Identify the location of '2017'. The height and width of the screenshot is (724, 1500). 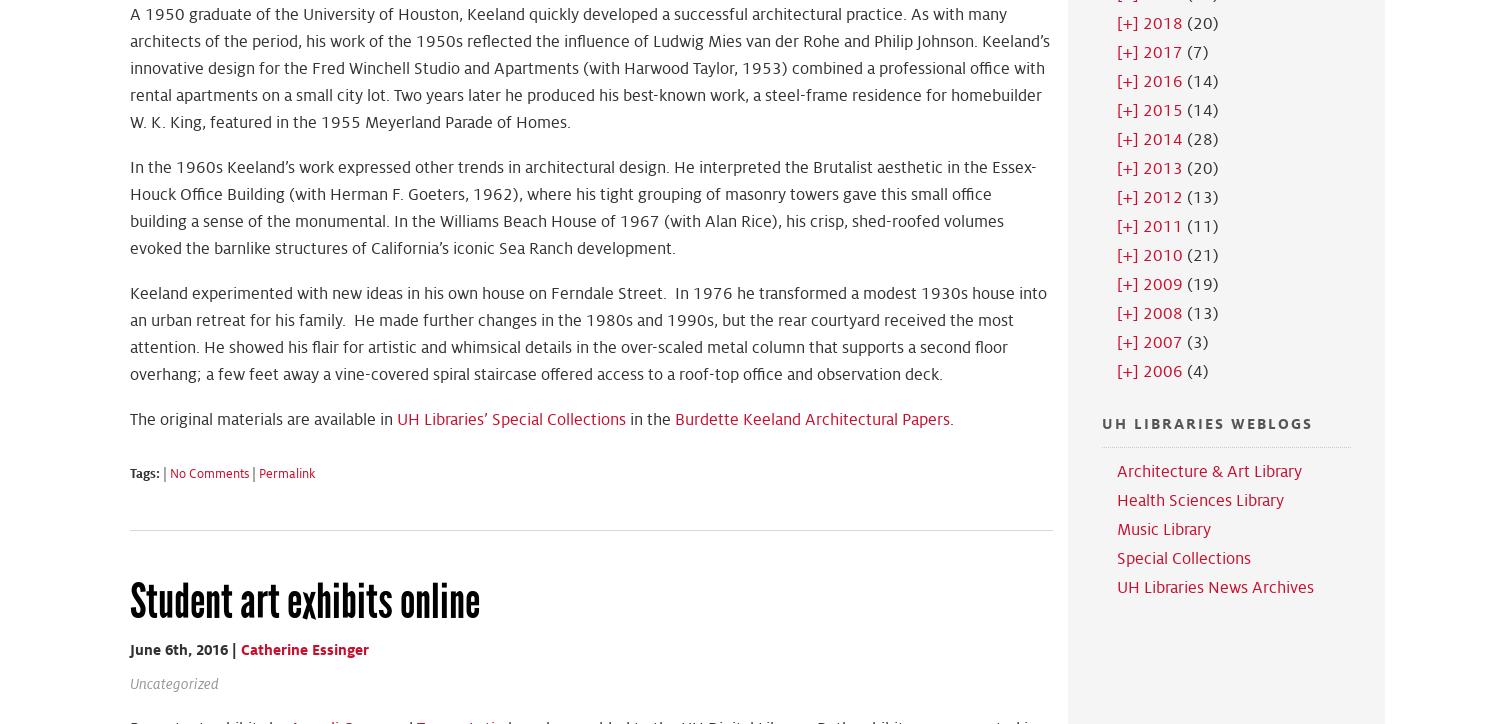
(1162, 52).